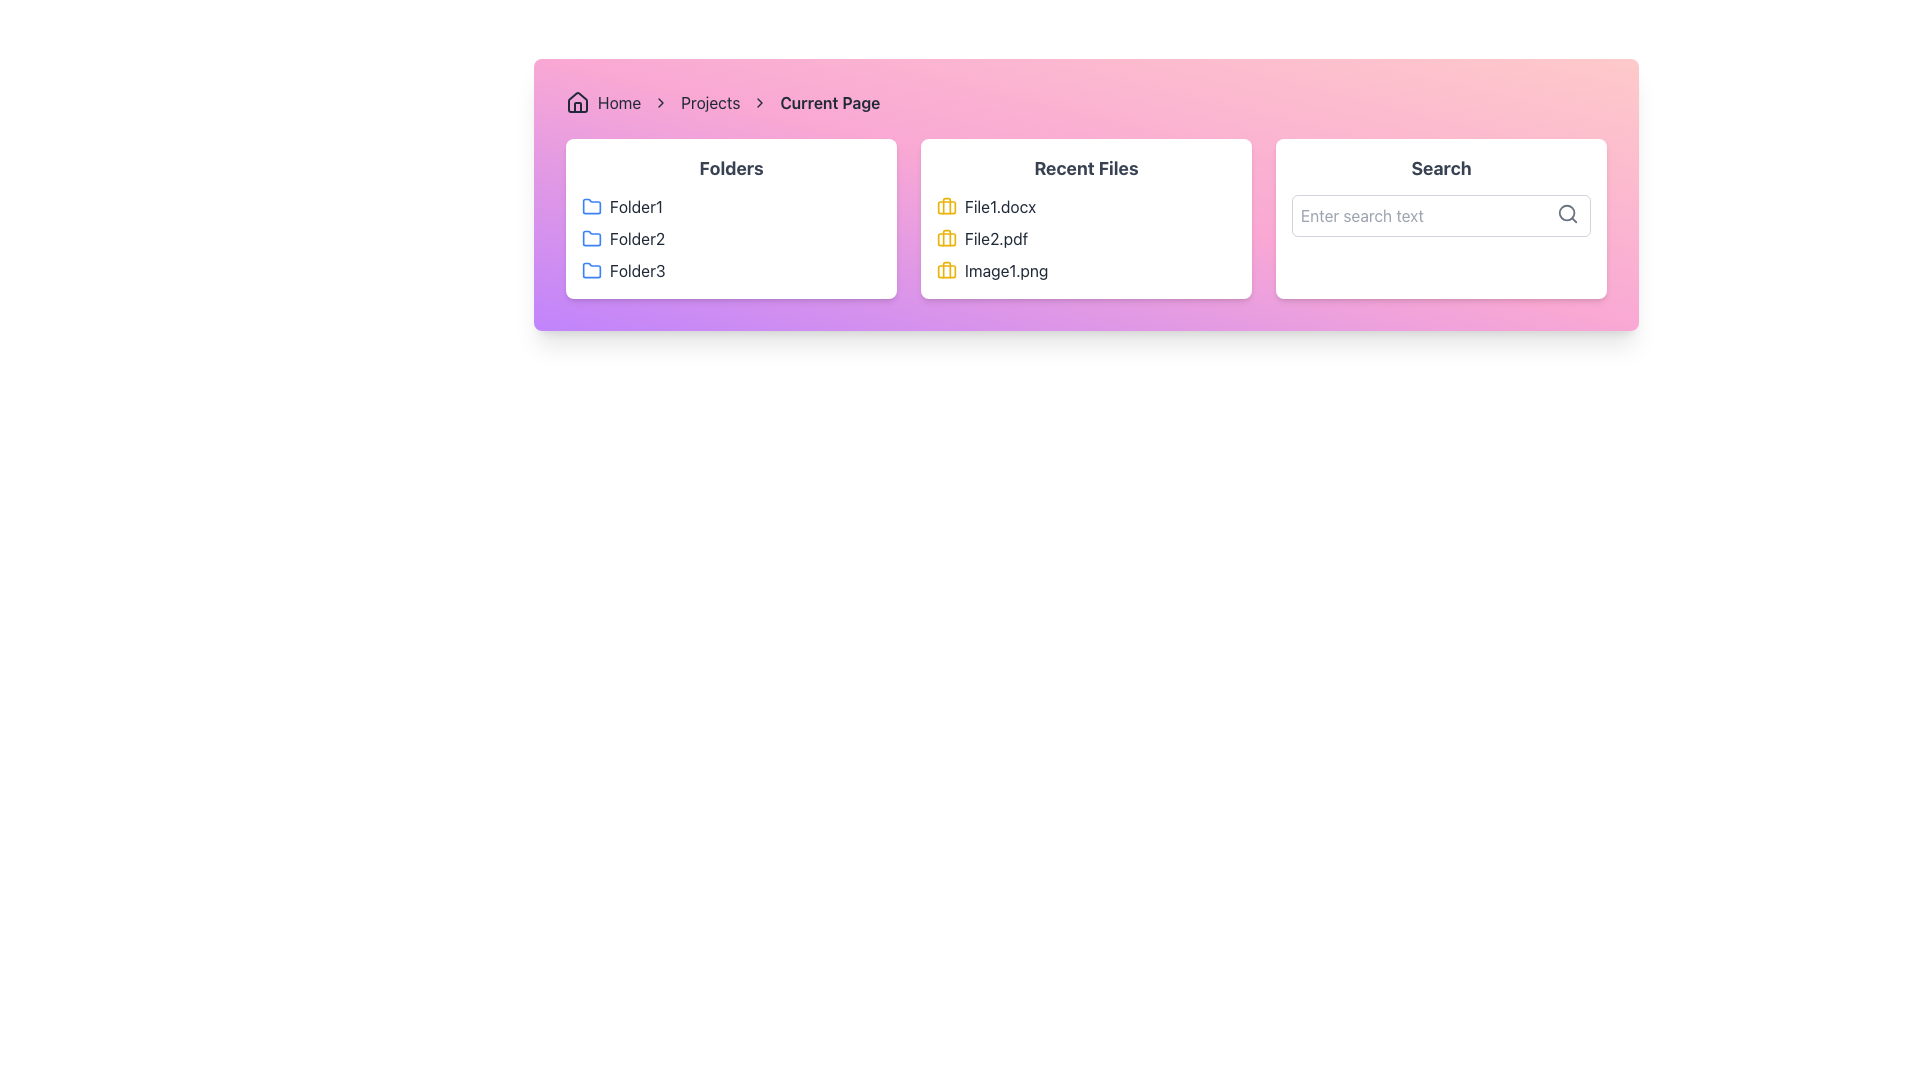 This screenshot has width=1920, height=1080. Describe the element at coordinates (1567, 213) in the screenshot. I see `the magnifying glass icon located in the top-right portion of the search input field to indicate the initiation of a search operation` at that location.